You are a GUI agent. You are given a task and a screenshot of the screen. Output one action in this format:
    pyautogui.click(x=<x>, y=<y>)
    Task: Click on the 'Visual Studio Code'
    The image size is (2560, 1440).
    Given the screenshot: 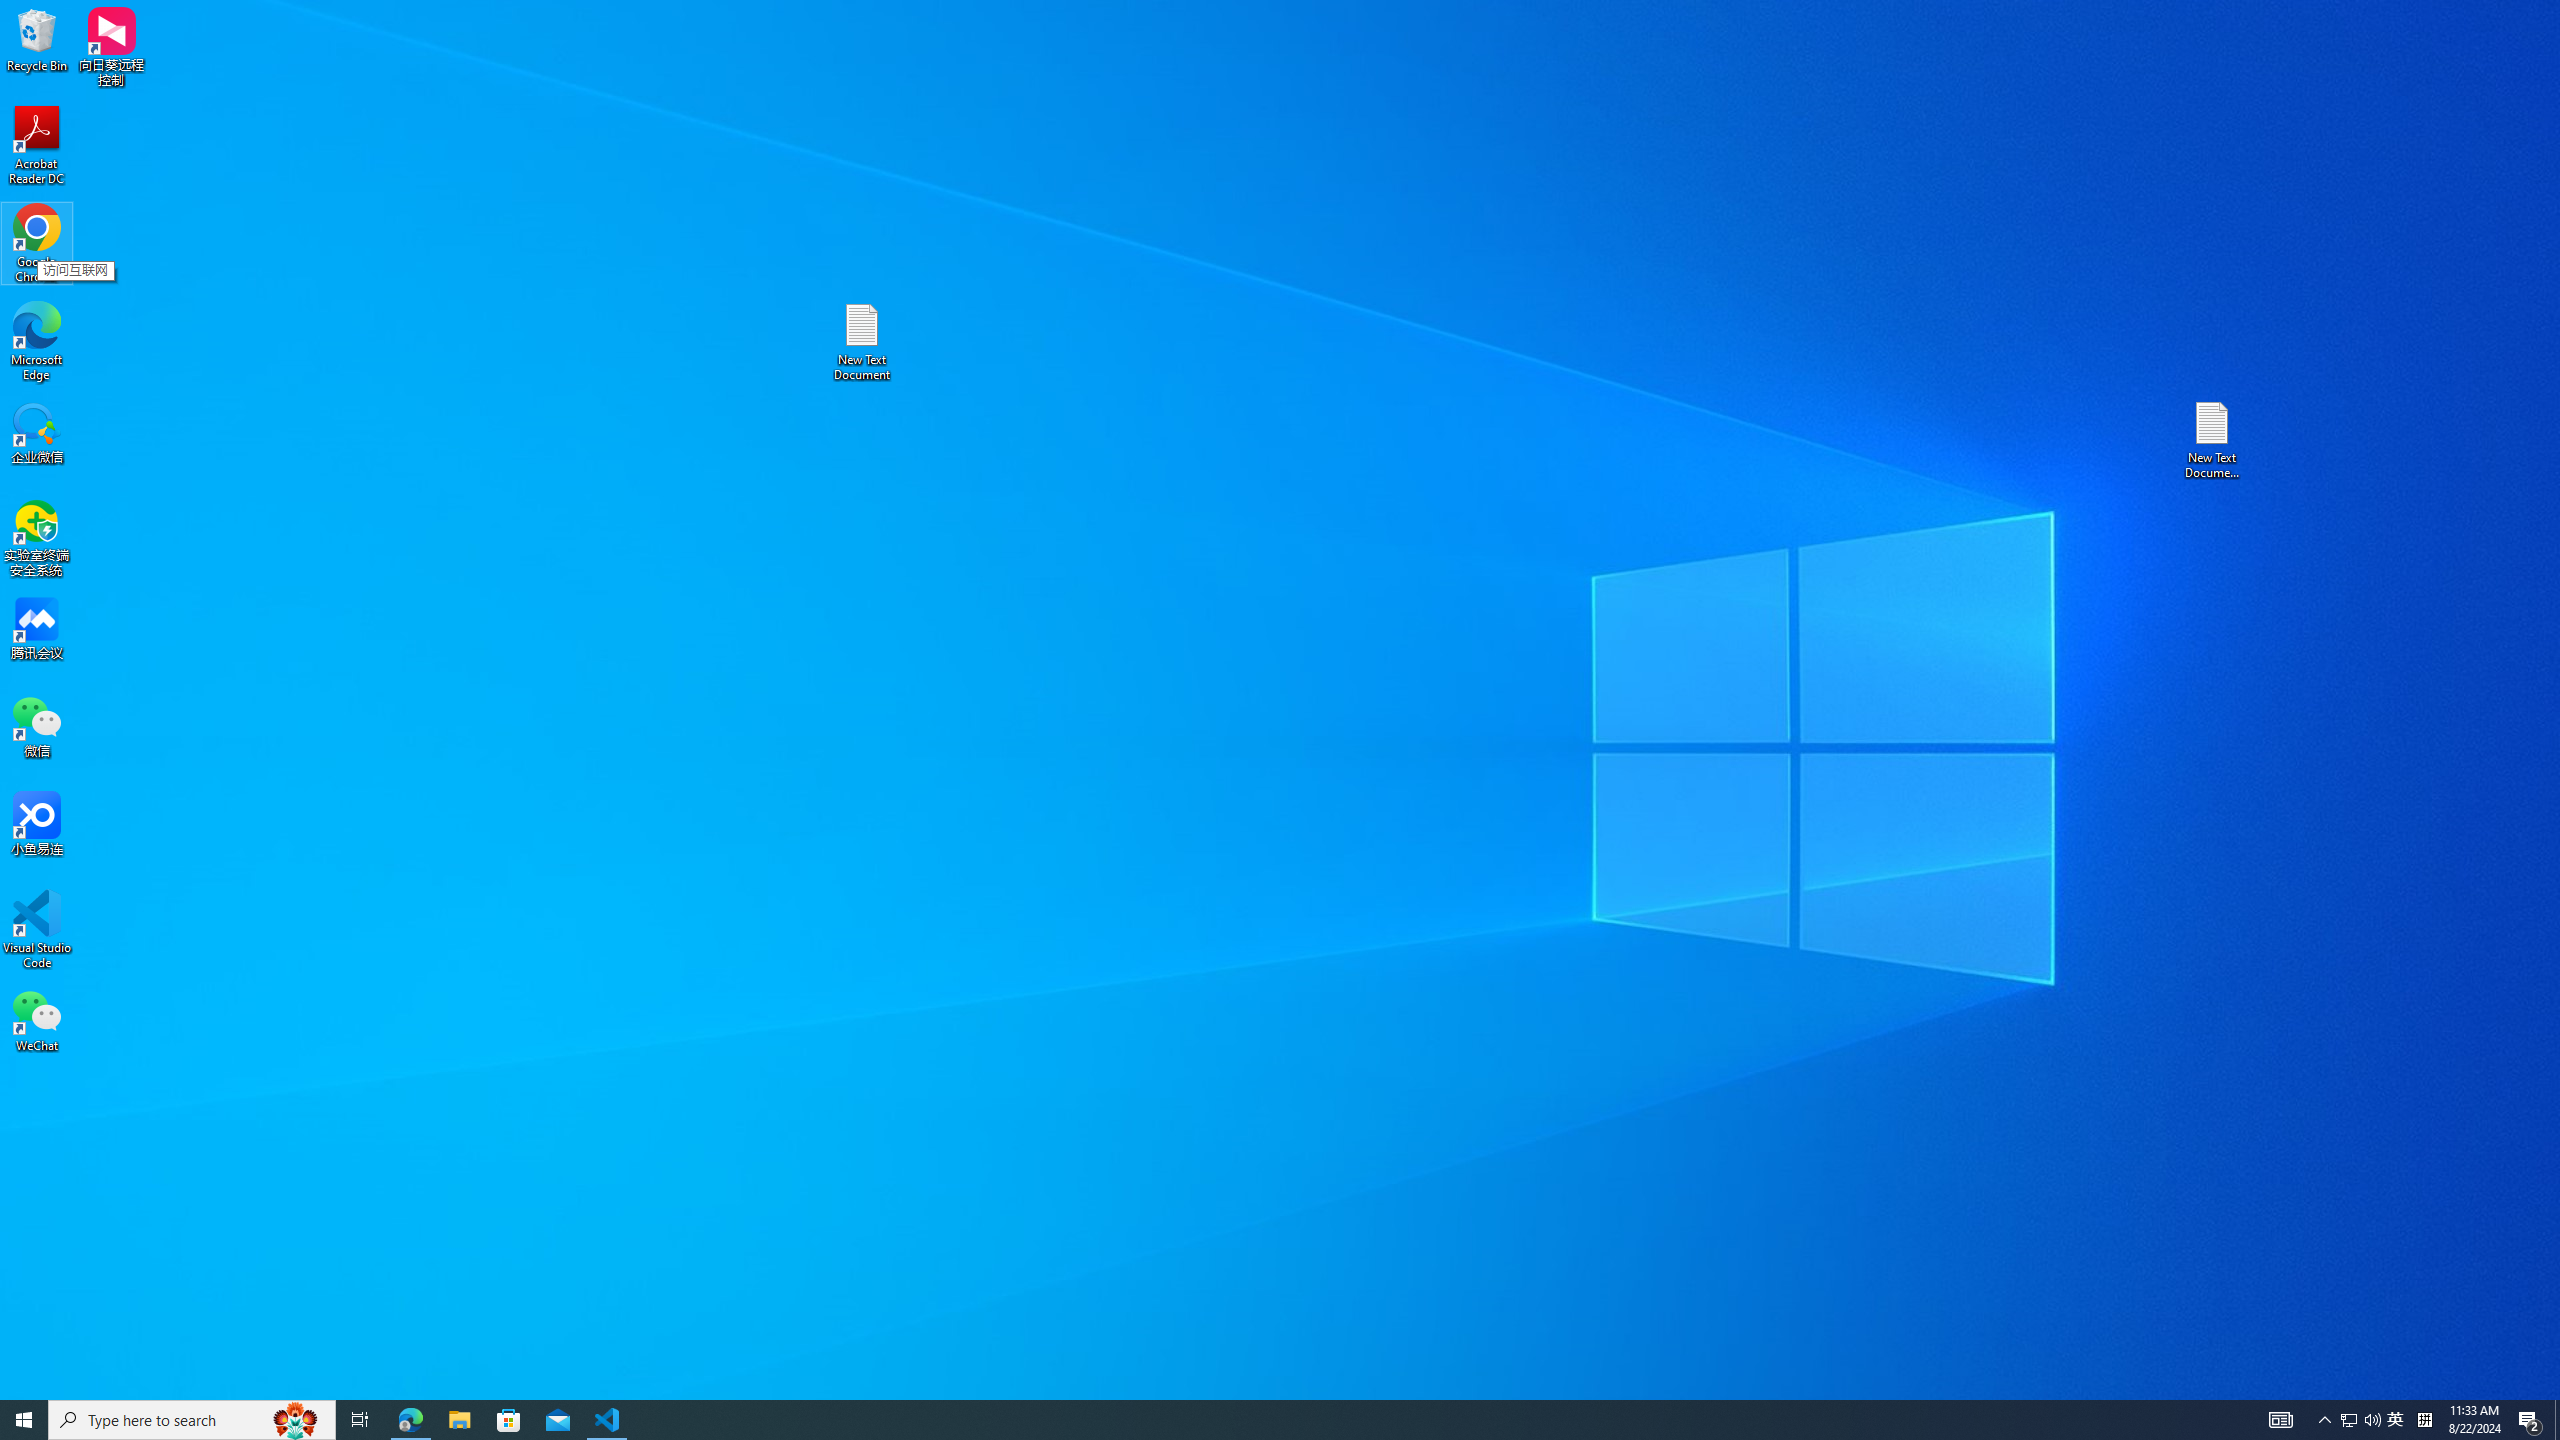 What is the action you would take?
    pyautogui.click(x=36, y=928)
    